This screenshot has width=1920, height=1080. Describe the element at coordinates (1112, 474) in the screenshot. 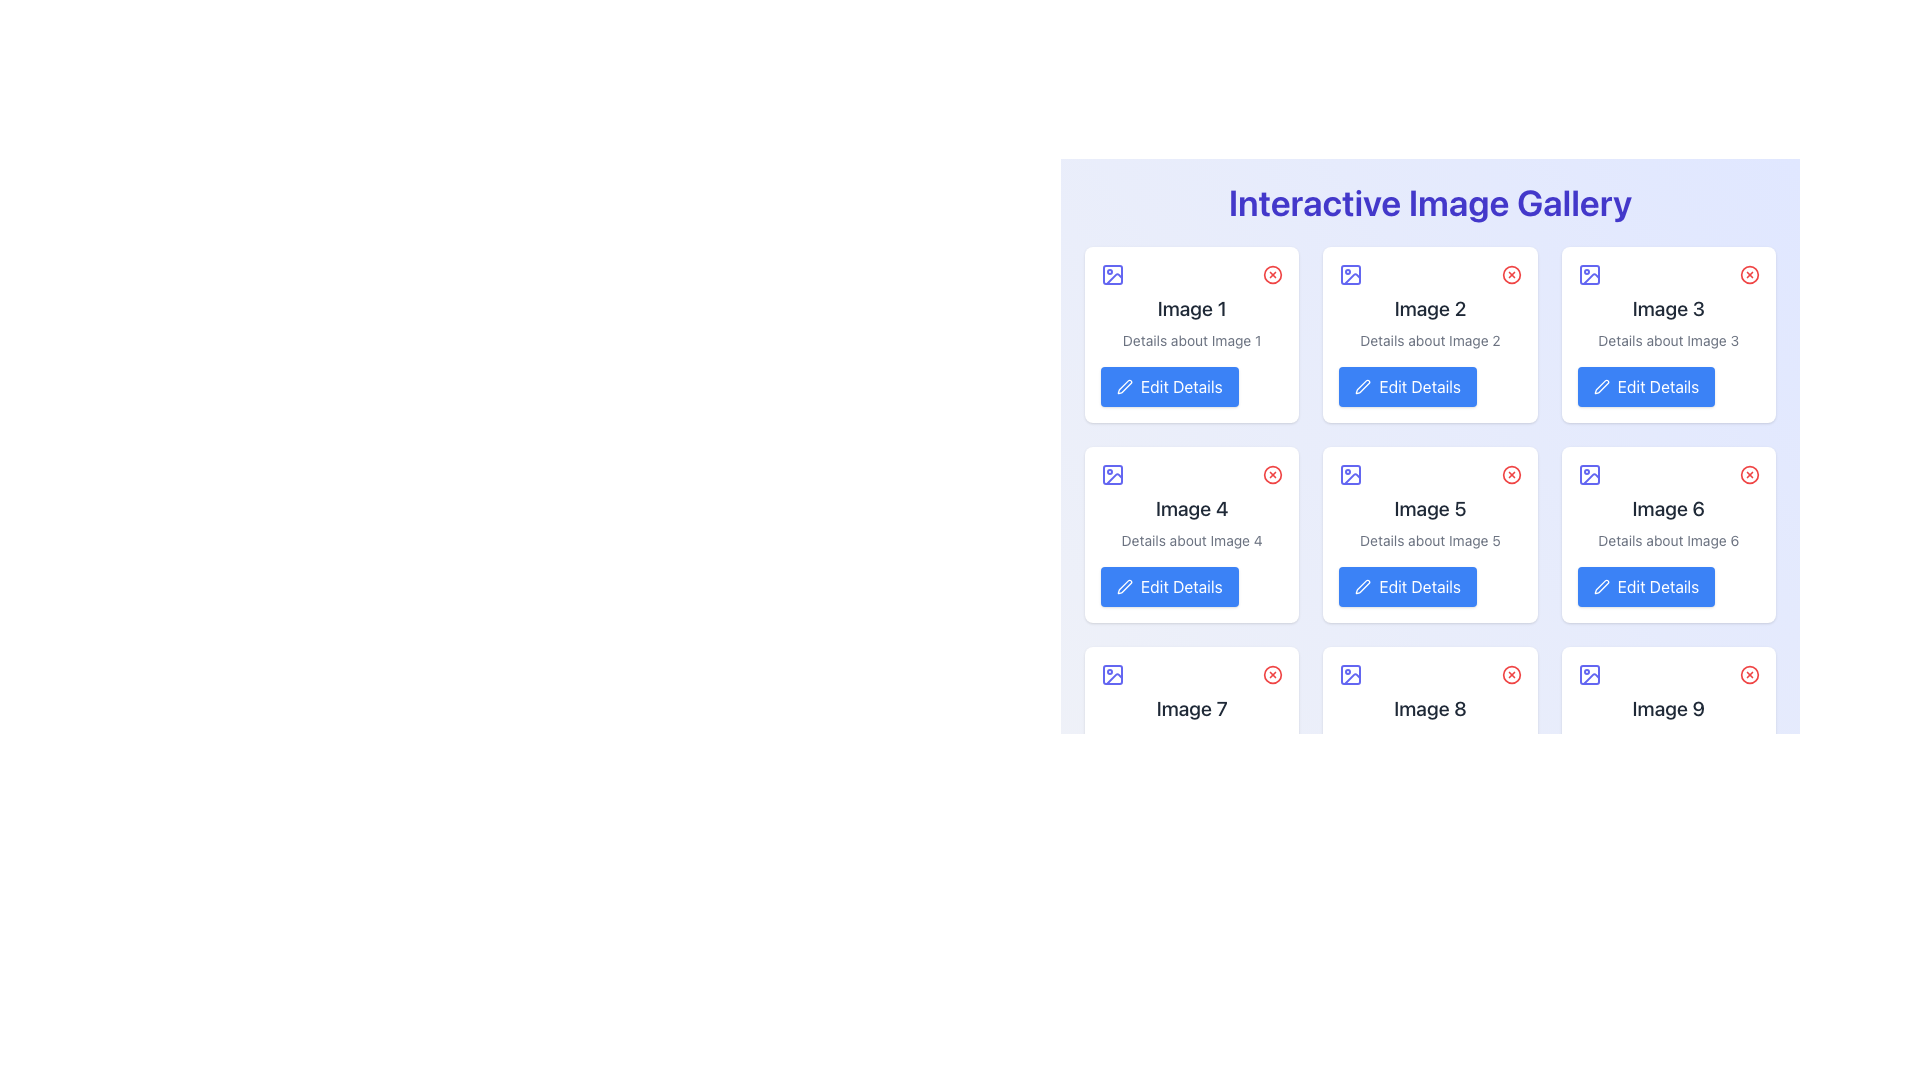

I see `the image icon located` at that location.